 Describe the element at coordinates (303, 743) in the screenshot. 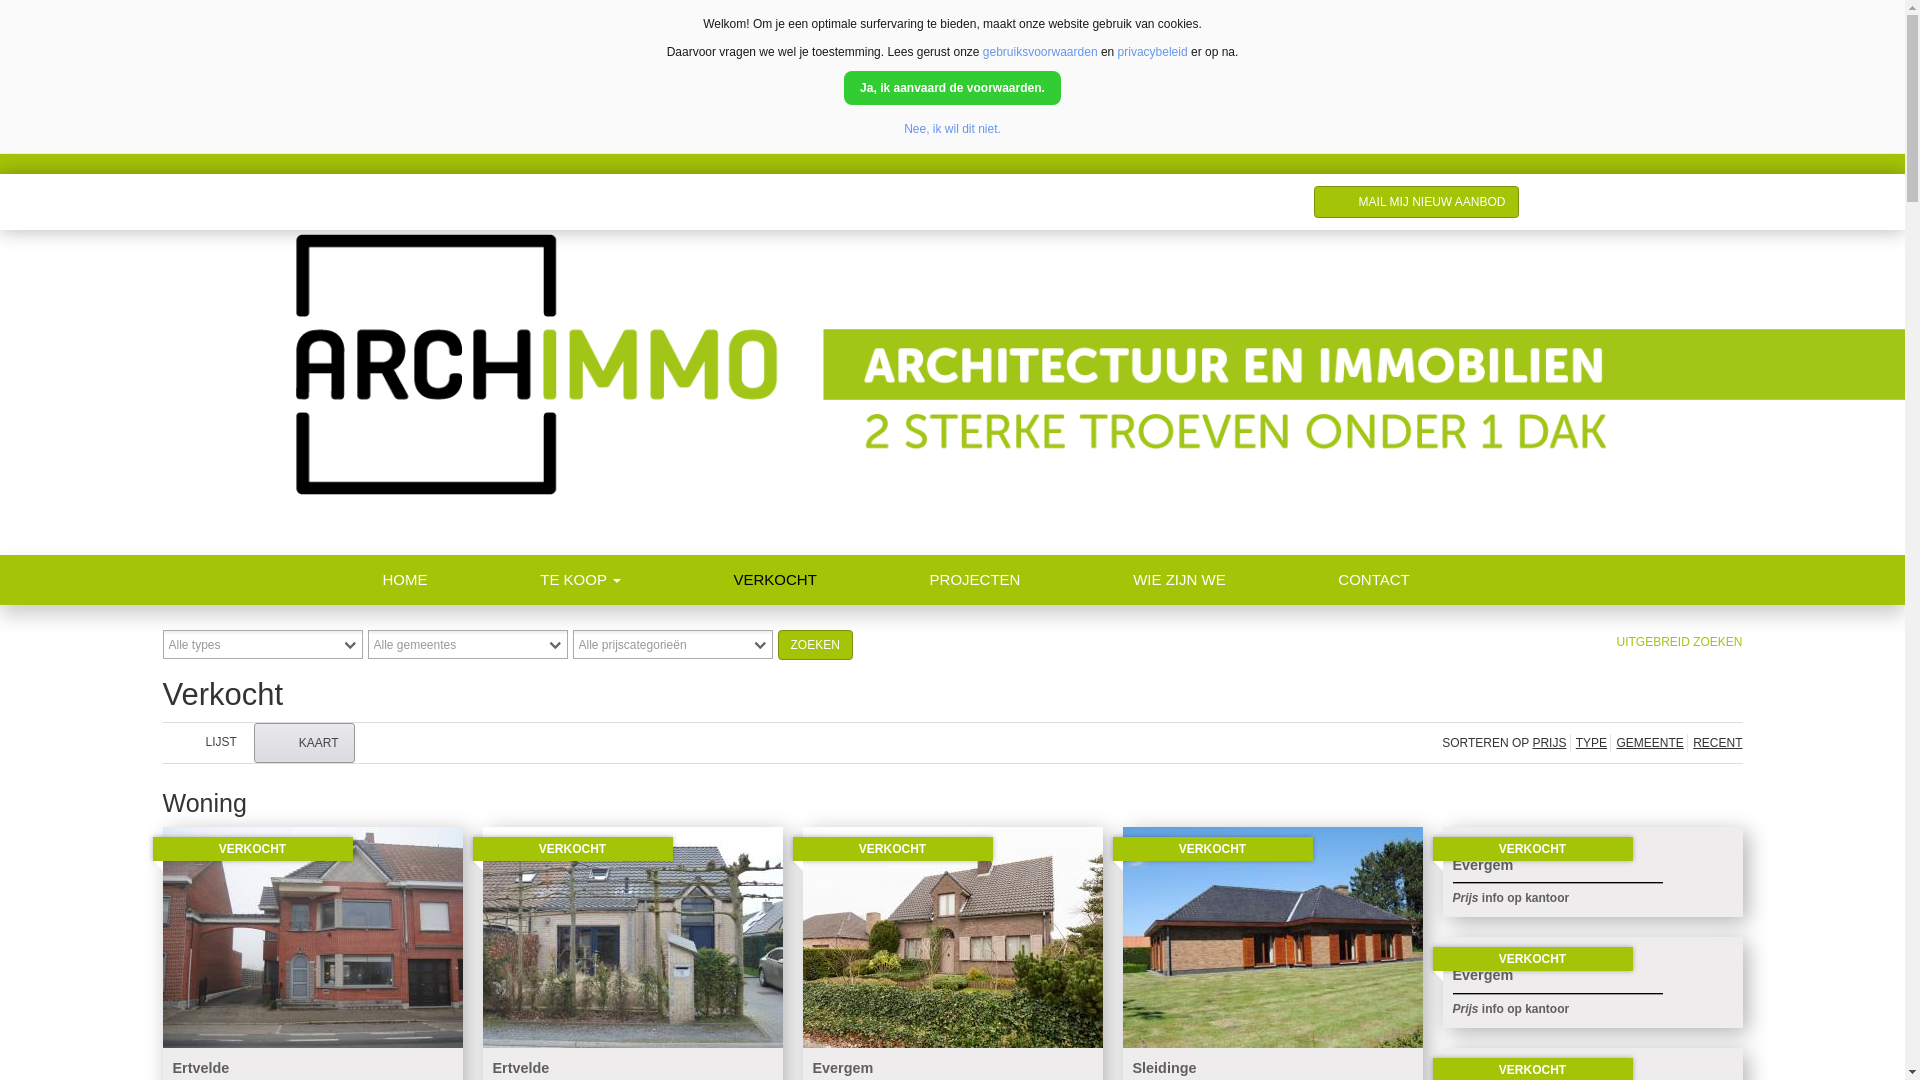

I see `'KAART'` at that location.